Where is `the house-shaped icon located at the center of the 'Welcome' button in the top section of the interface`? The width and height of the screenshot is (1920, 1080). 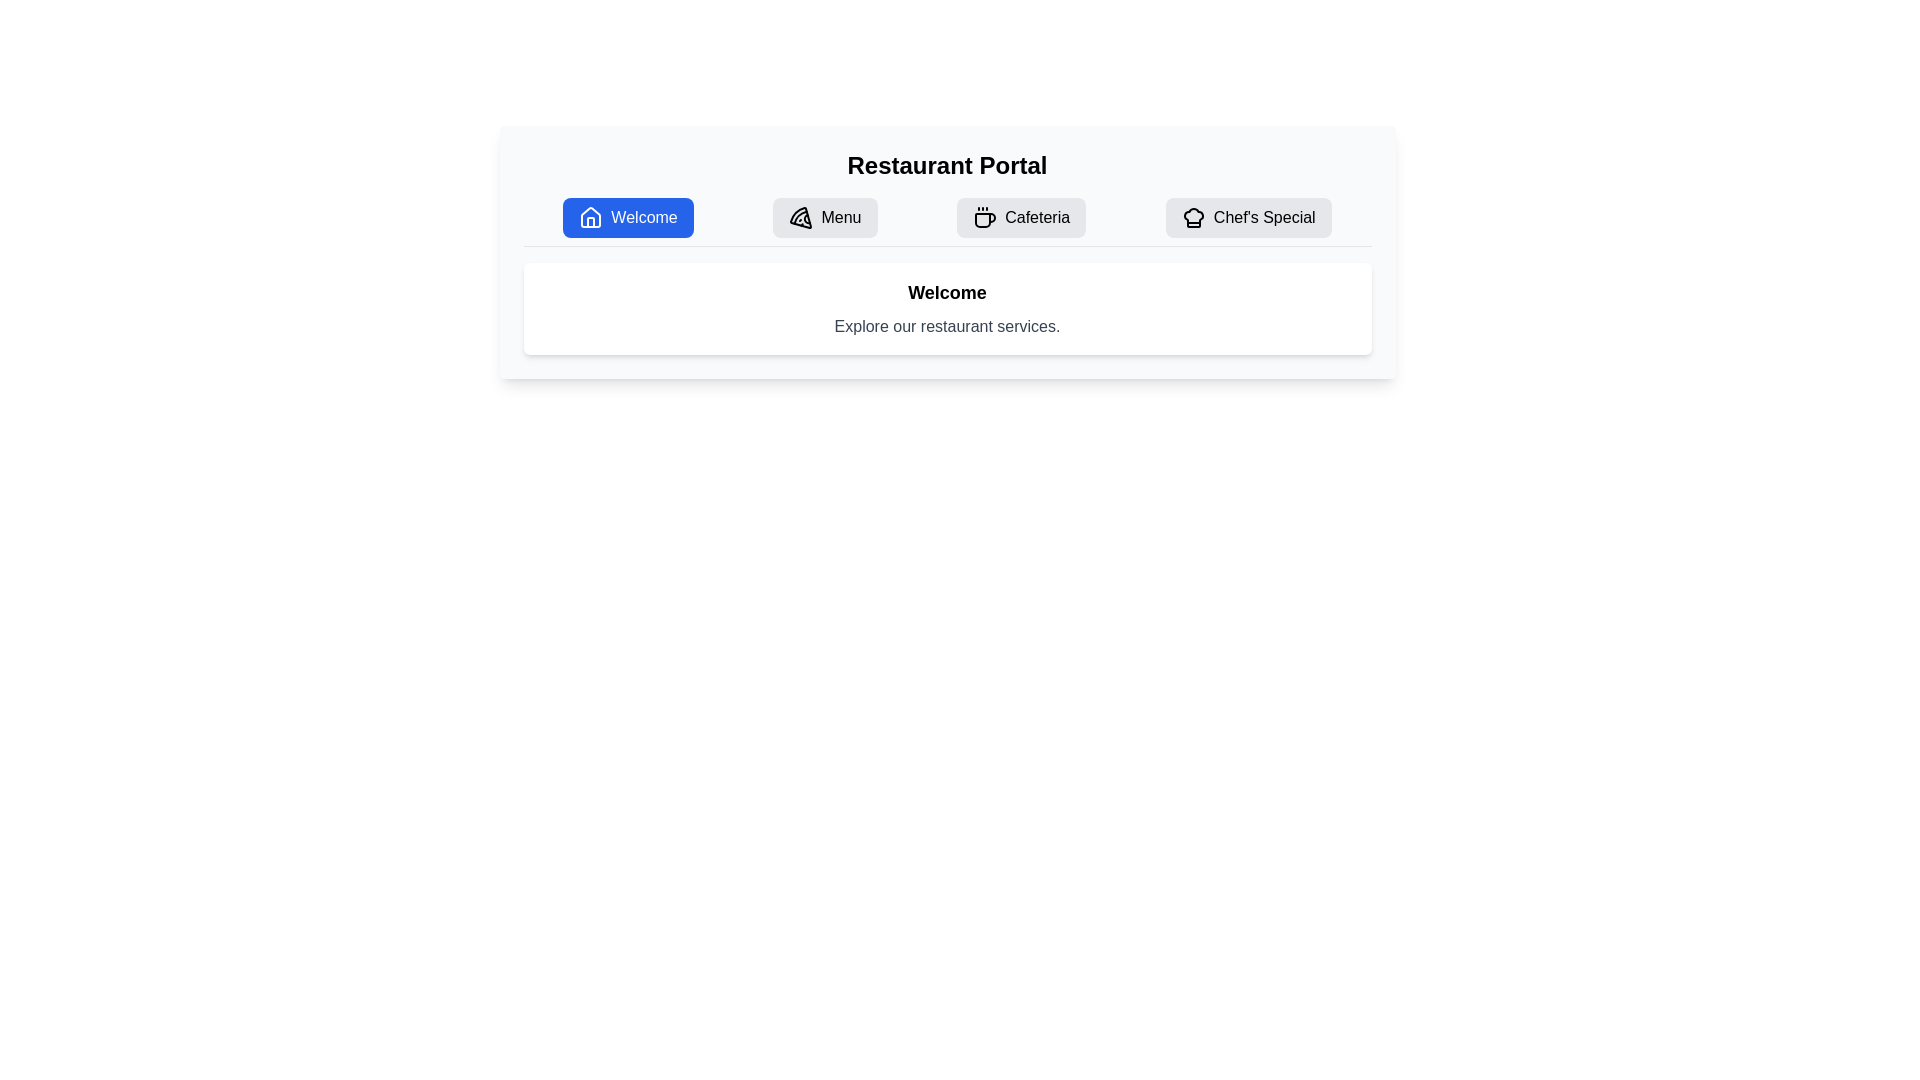
the house-shaped icon located at the center of the 'Welcome' button in the top section of the interface is located at coordinates (590, 217).